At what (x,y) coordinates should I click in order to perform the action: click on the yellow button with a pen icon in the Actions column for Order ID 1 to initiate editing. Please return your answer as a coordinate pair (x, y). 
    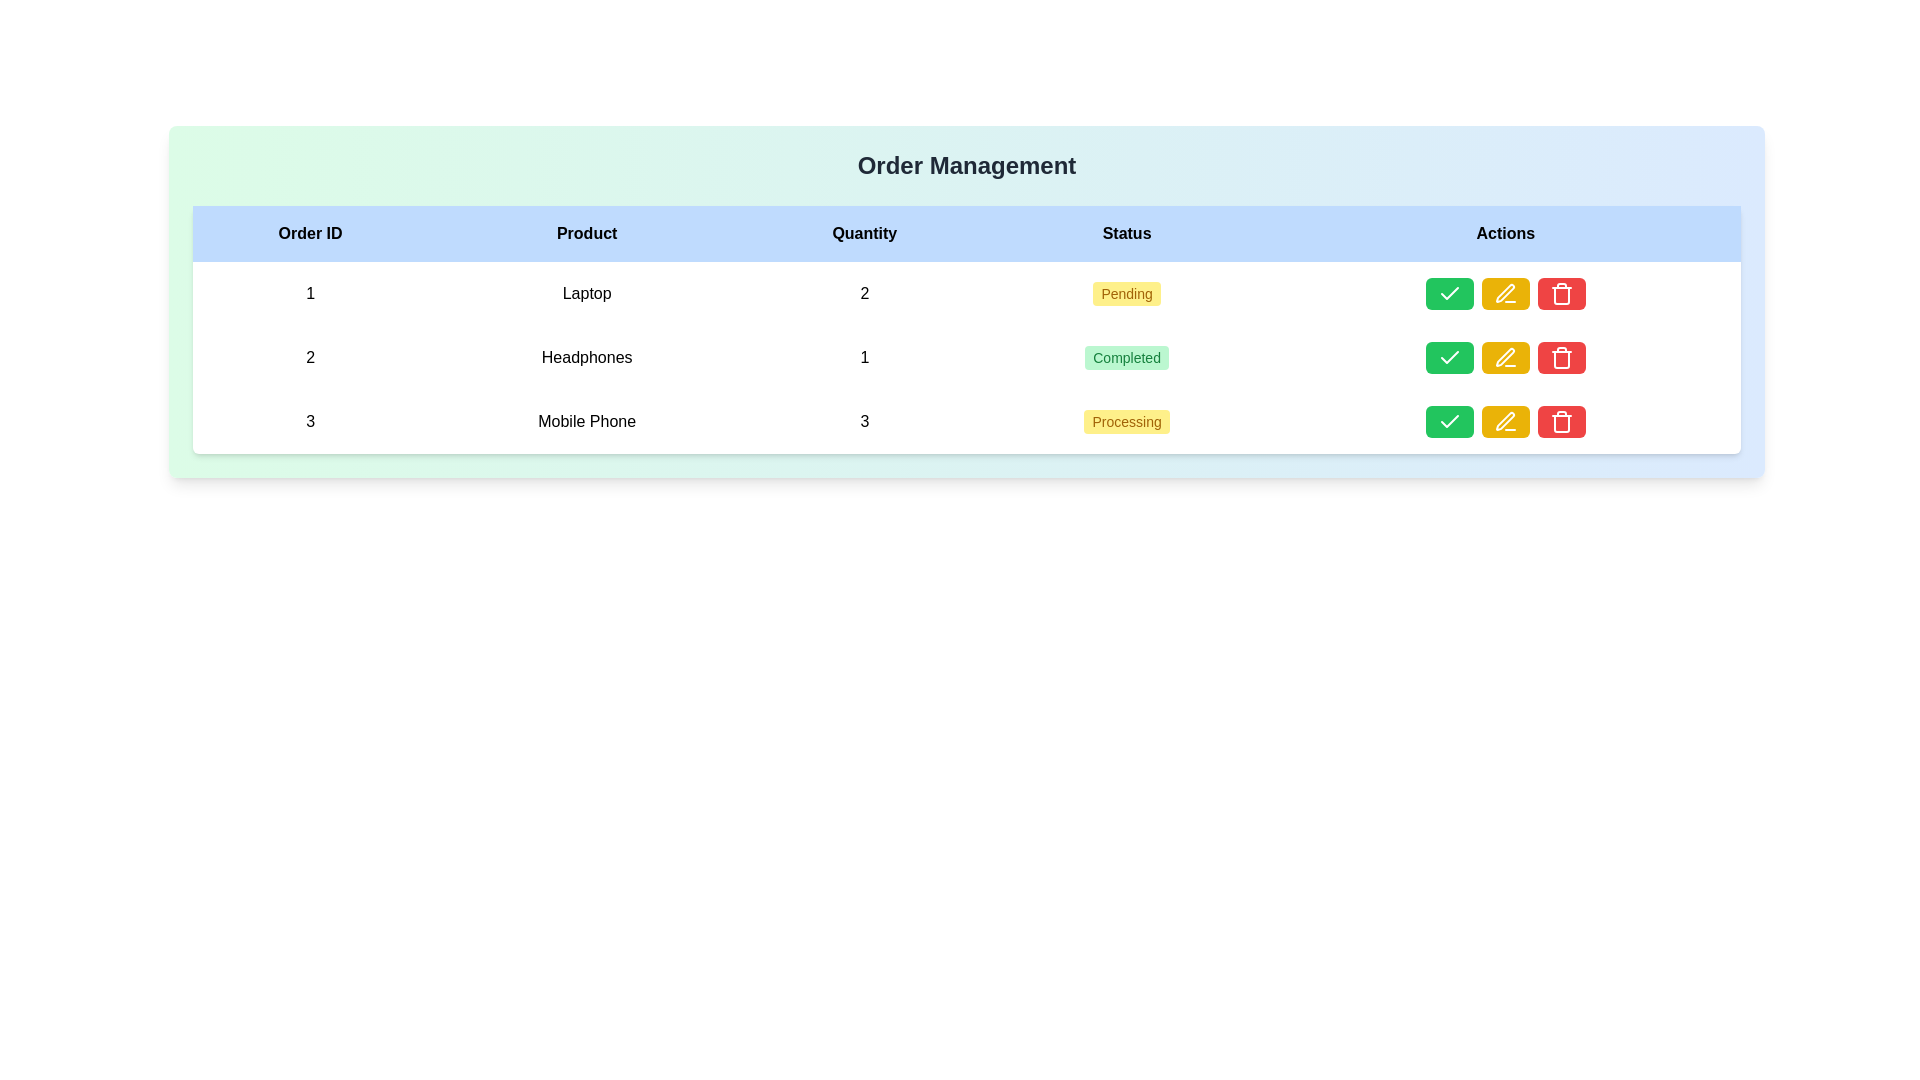
    Looking at the image, I should click on (1505, 293).